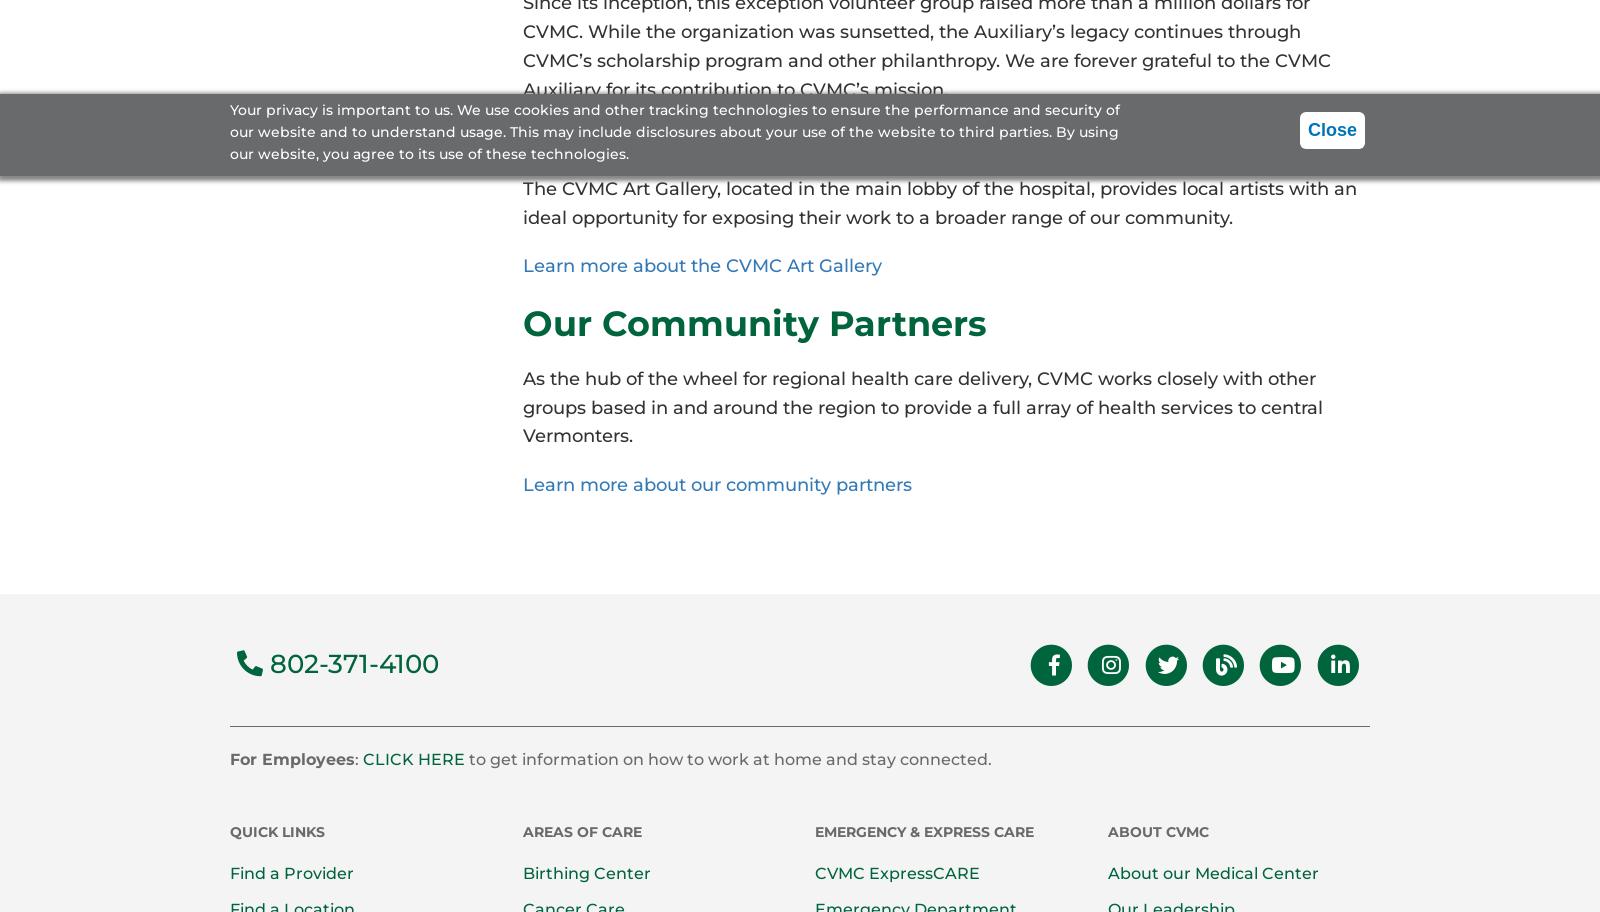 The image size is (1600, 912). What do you see at coordinates (1211, 873) in the screenshot?
I see `'About our Medical Center'` at bounding box center [1211, 873].